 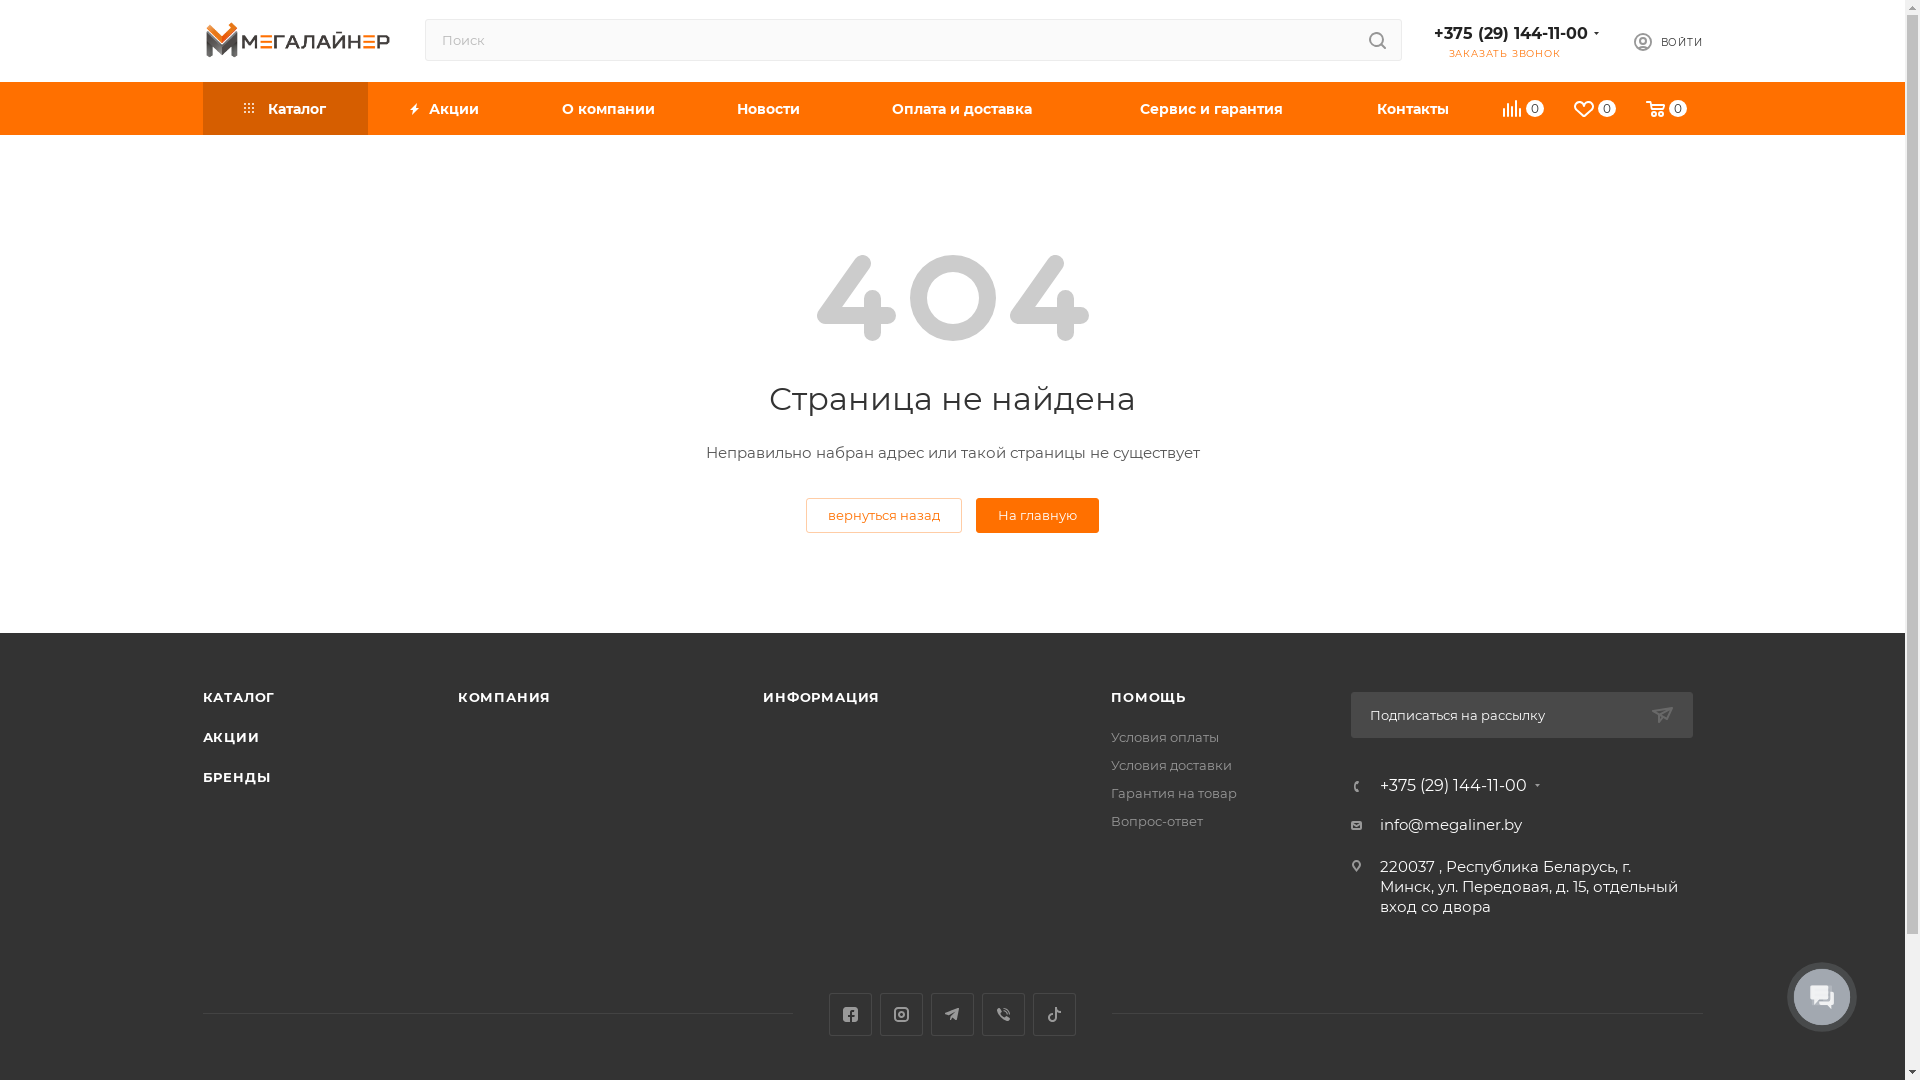 I want to click on 'Facebook', so click(x=850, y=1014).